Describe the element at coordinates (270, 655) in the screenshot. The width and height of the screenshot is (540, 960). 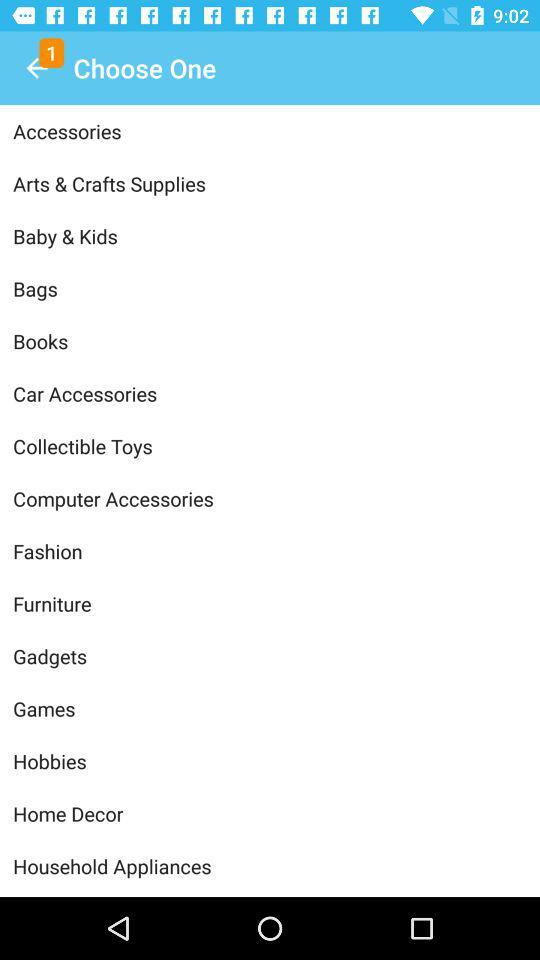
I see `icon below furniture item` at that location.